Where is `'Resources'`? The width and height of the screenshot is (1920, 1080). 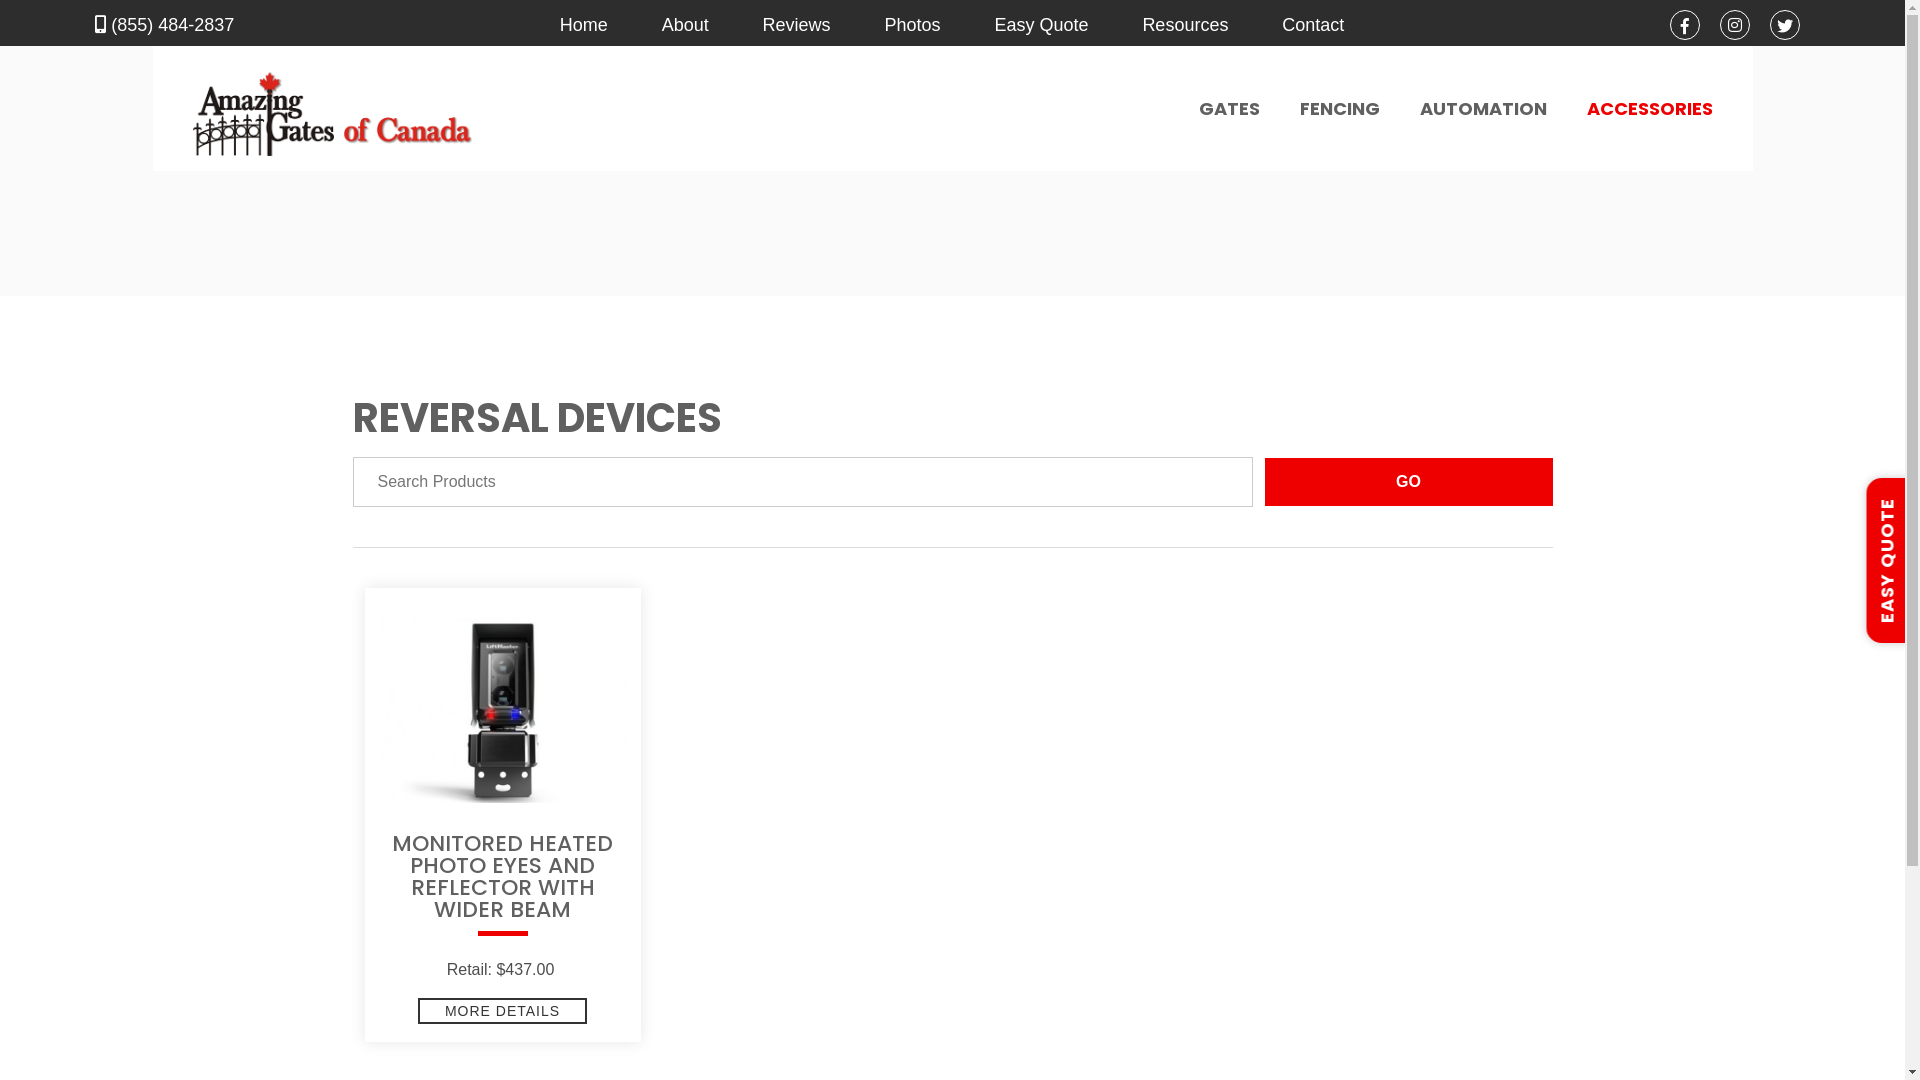
'Resources' is located at coordinates (1185, 24).